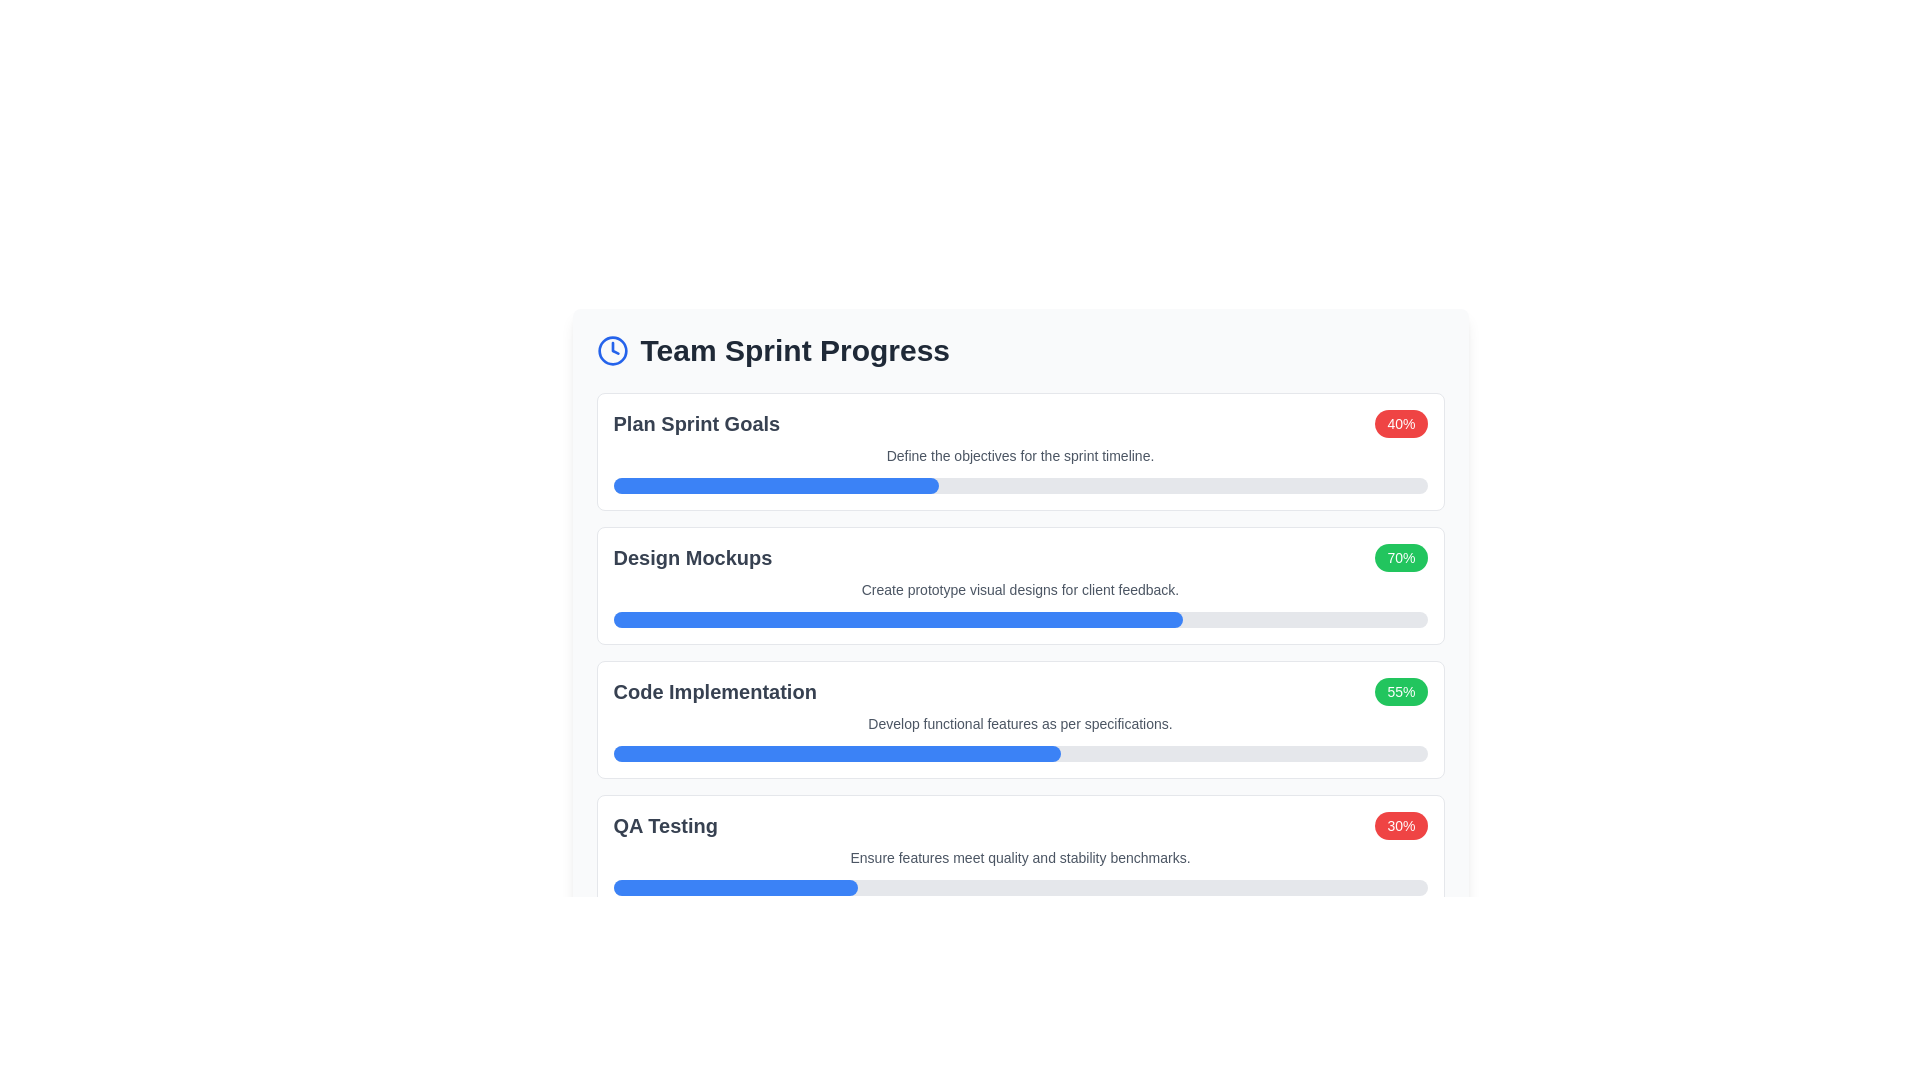  Describe the element at coordinates (611, 350) in the screenshot. I see `the decorative clock icon located to the left of the 'Team Sprint Progress' heading at the top of the interface` at that location.